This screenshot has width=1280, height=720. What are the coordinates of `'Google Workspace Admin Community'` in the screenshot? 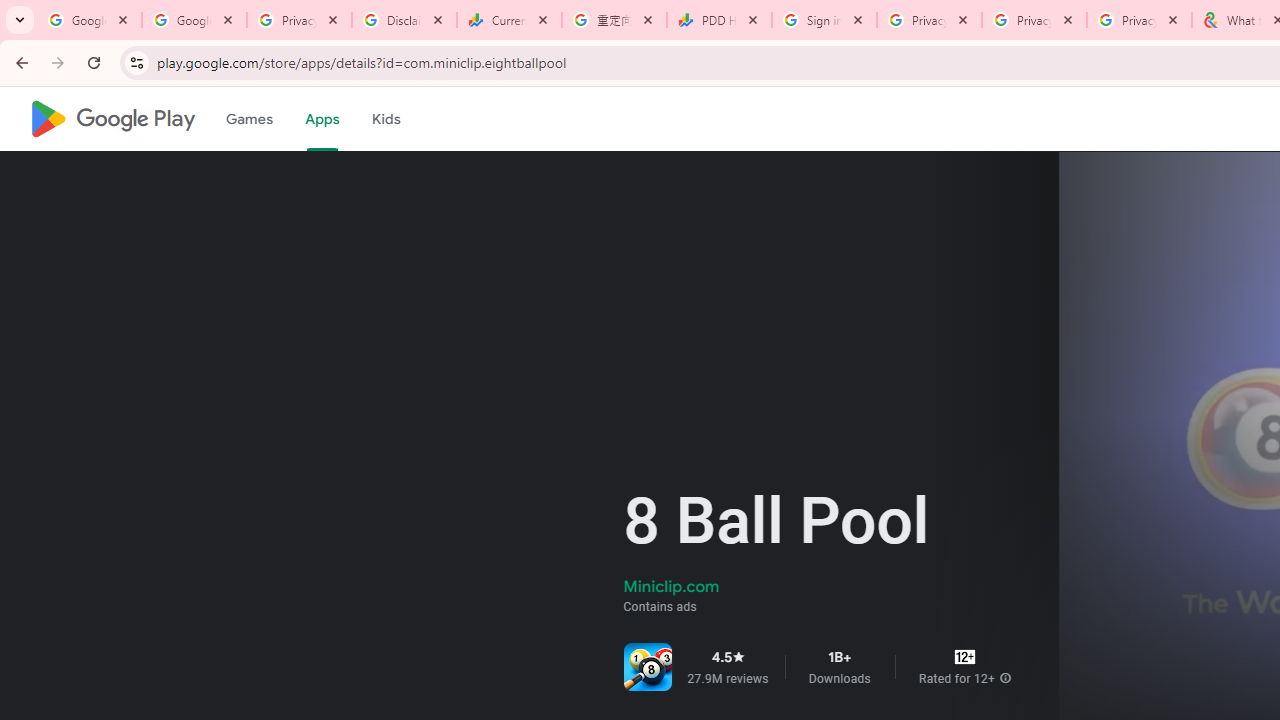 It's located at (88, 20).